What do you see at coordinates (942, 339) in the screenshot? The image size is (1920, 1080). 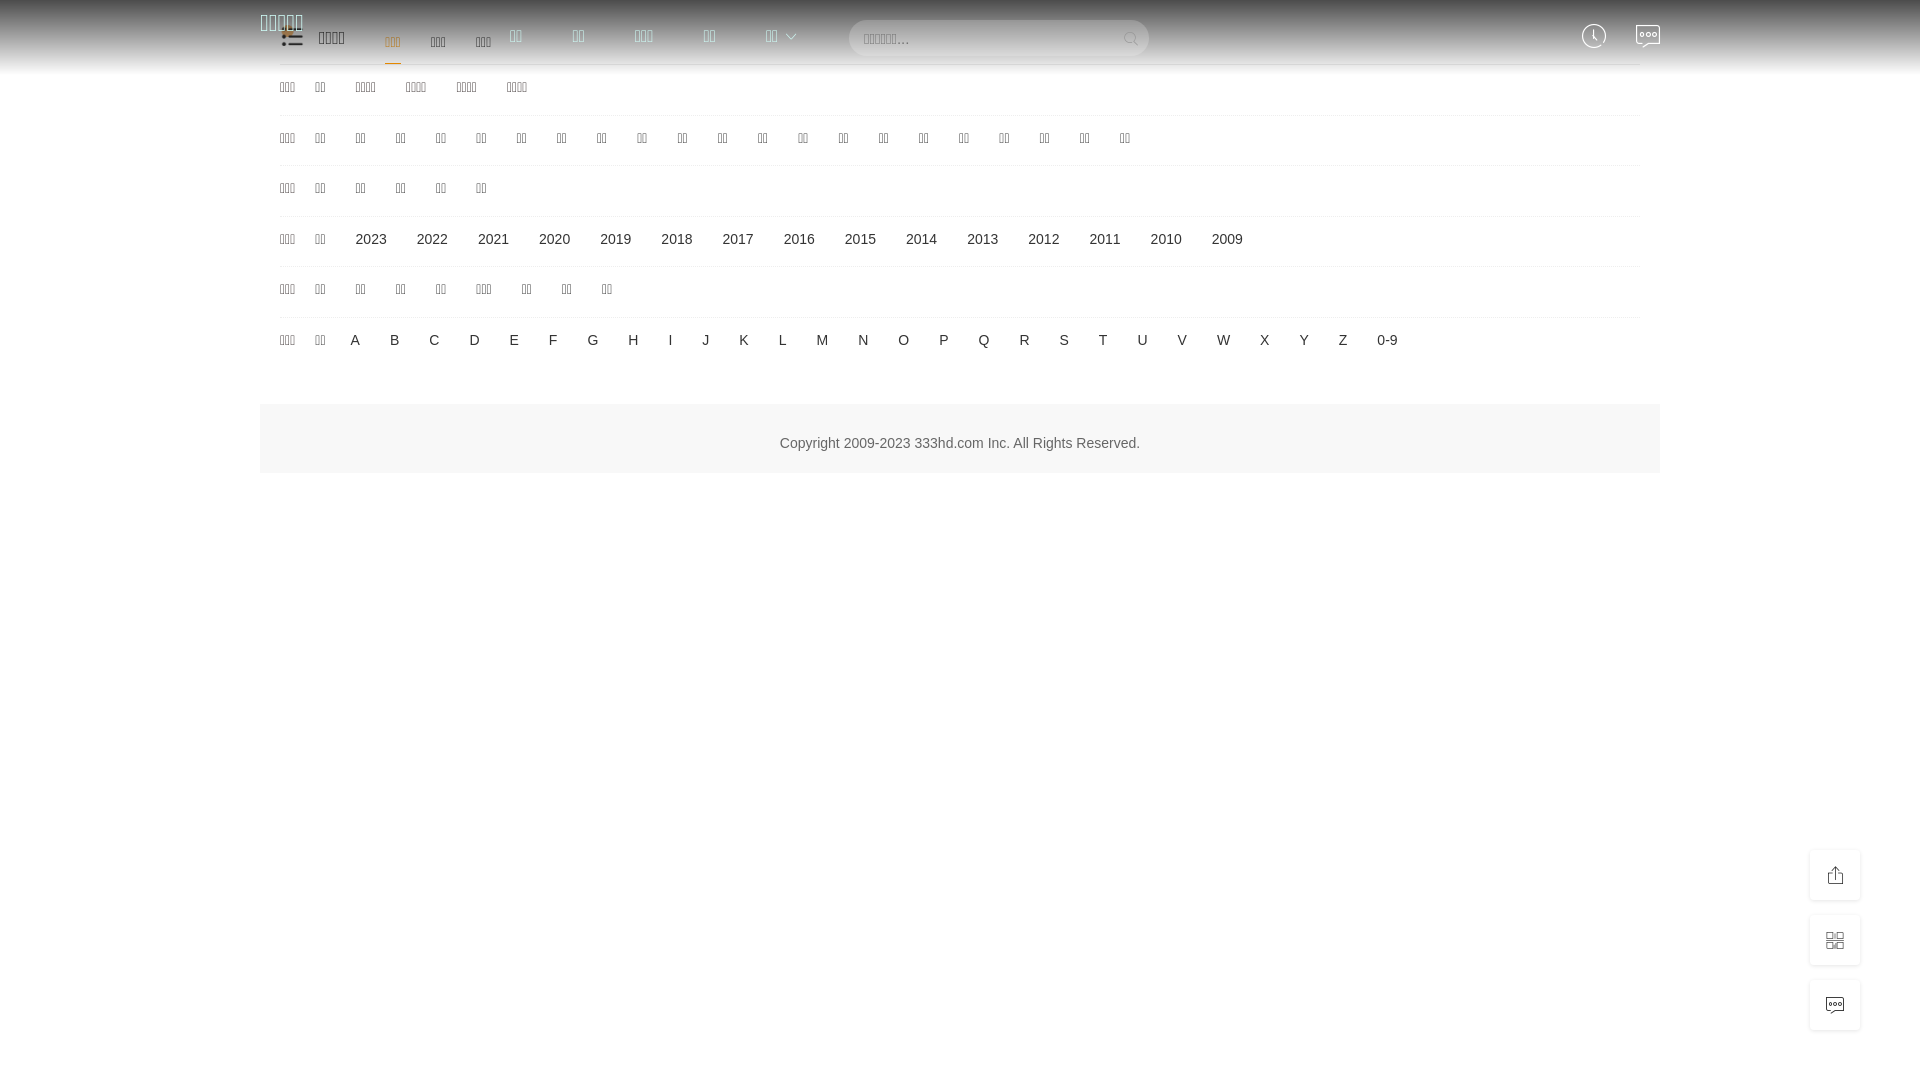 I see `'P'` at bounding box center [942, 339].